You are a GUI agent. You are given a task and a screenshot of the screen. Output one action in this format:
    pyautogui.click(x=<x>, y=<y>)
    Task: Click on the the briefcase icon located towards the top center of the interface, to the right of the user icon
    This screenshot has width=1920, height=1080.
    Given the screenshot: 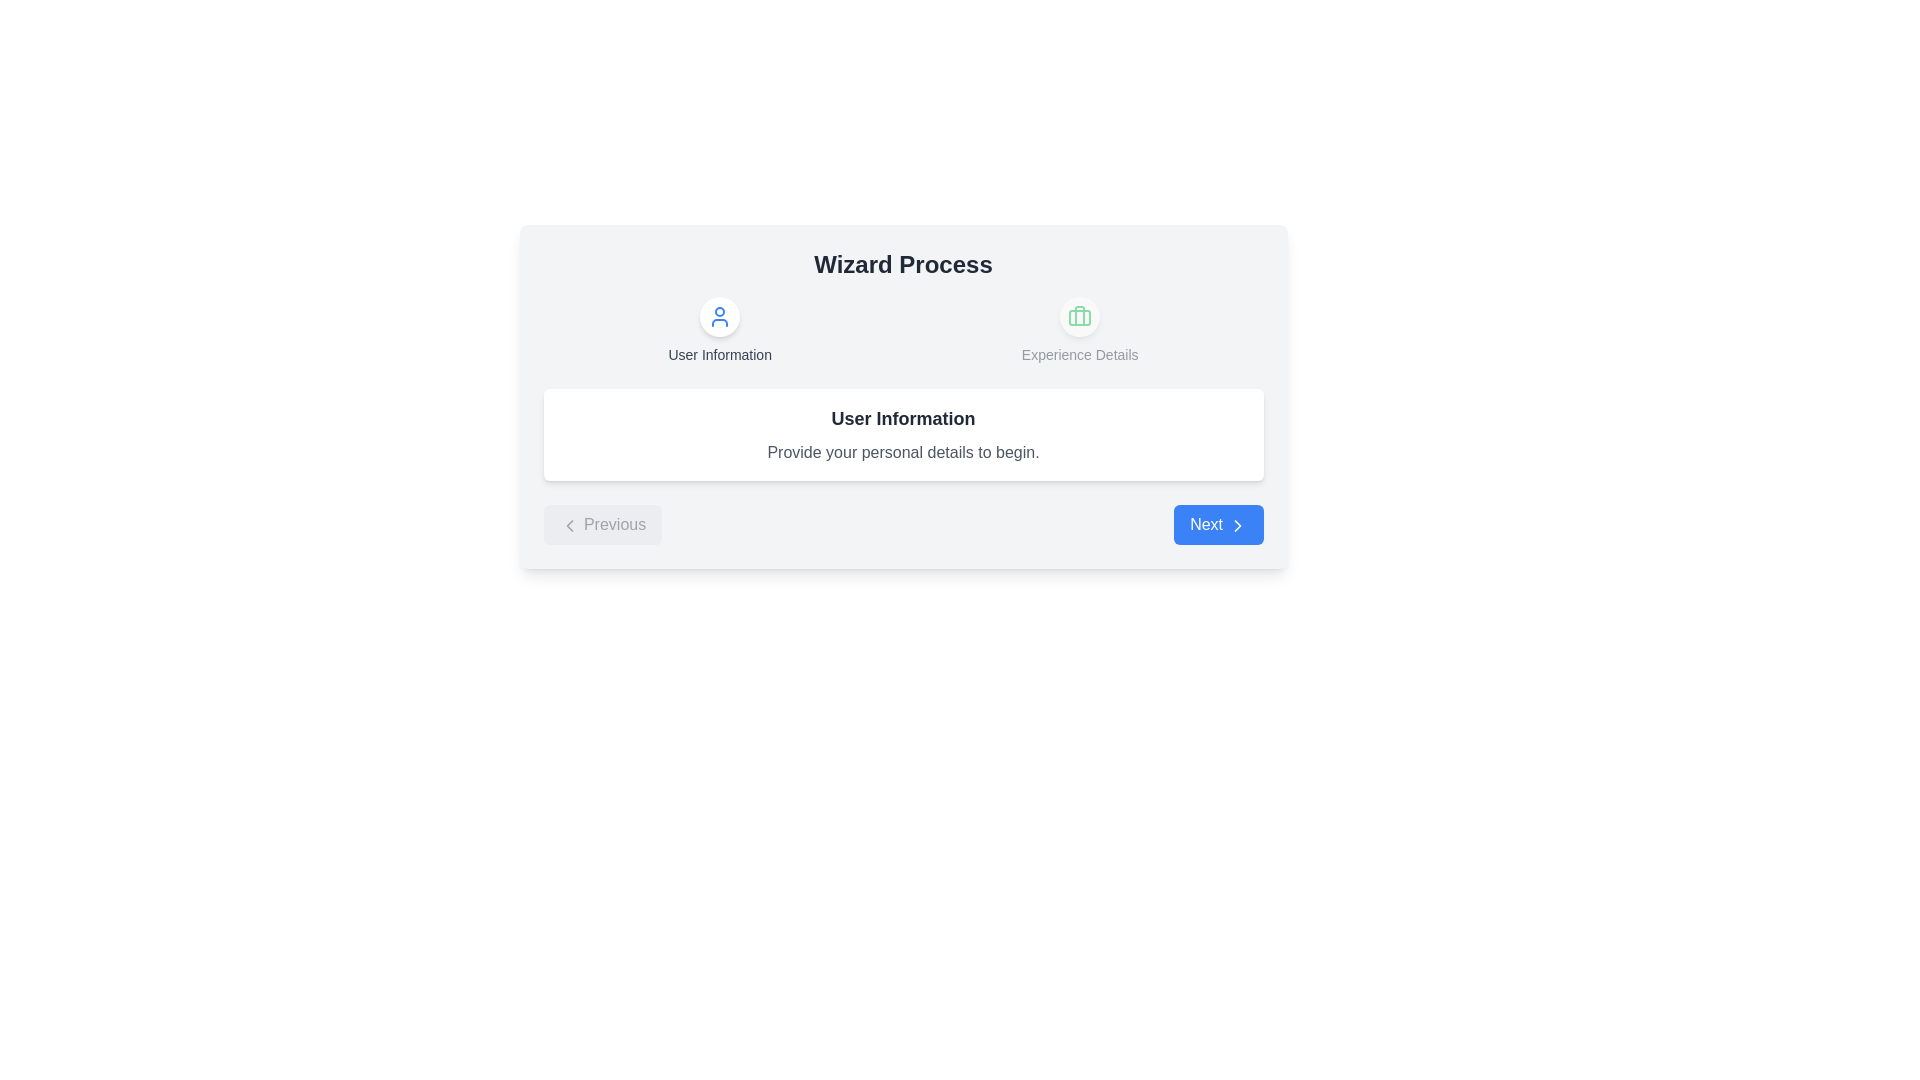 What is the action you would take?
    pyautogui.click(x=1079, y=315)
    